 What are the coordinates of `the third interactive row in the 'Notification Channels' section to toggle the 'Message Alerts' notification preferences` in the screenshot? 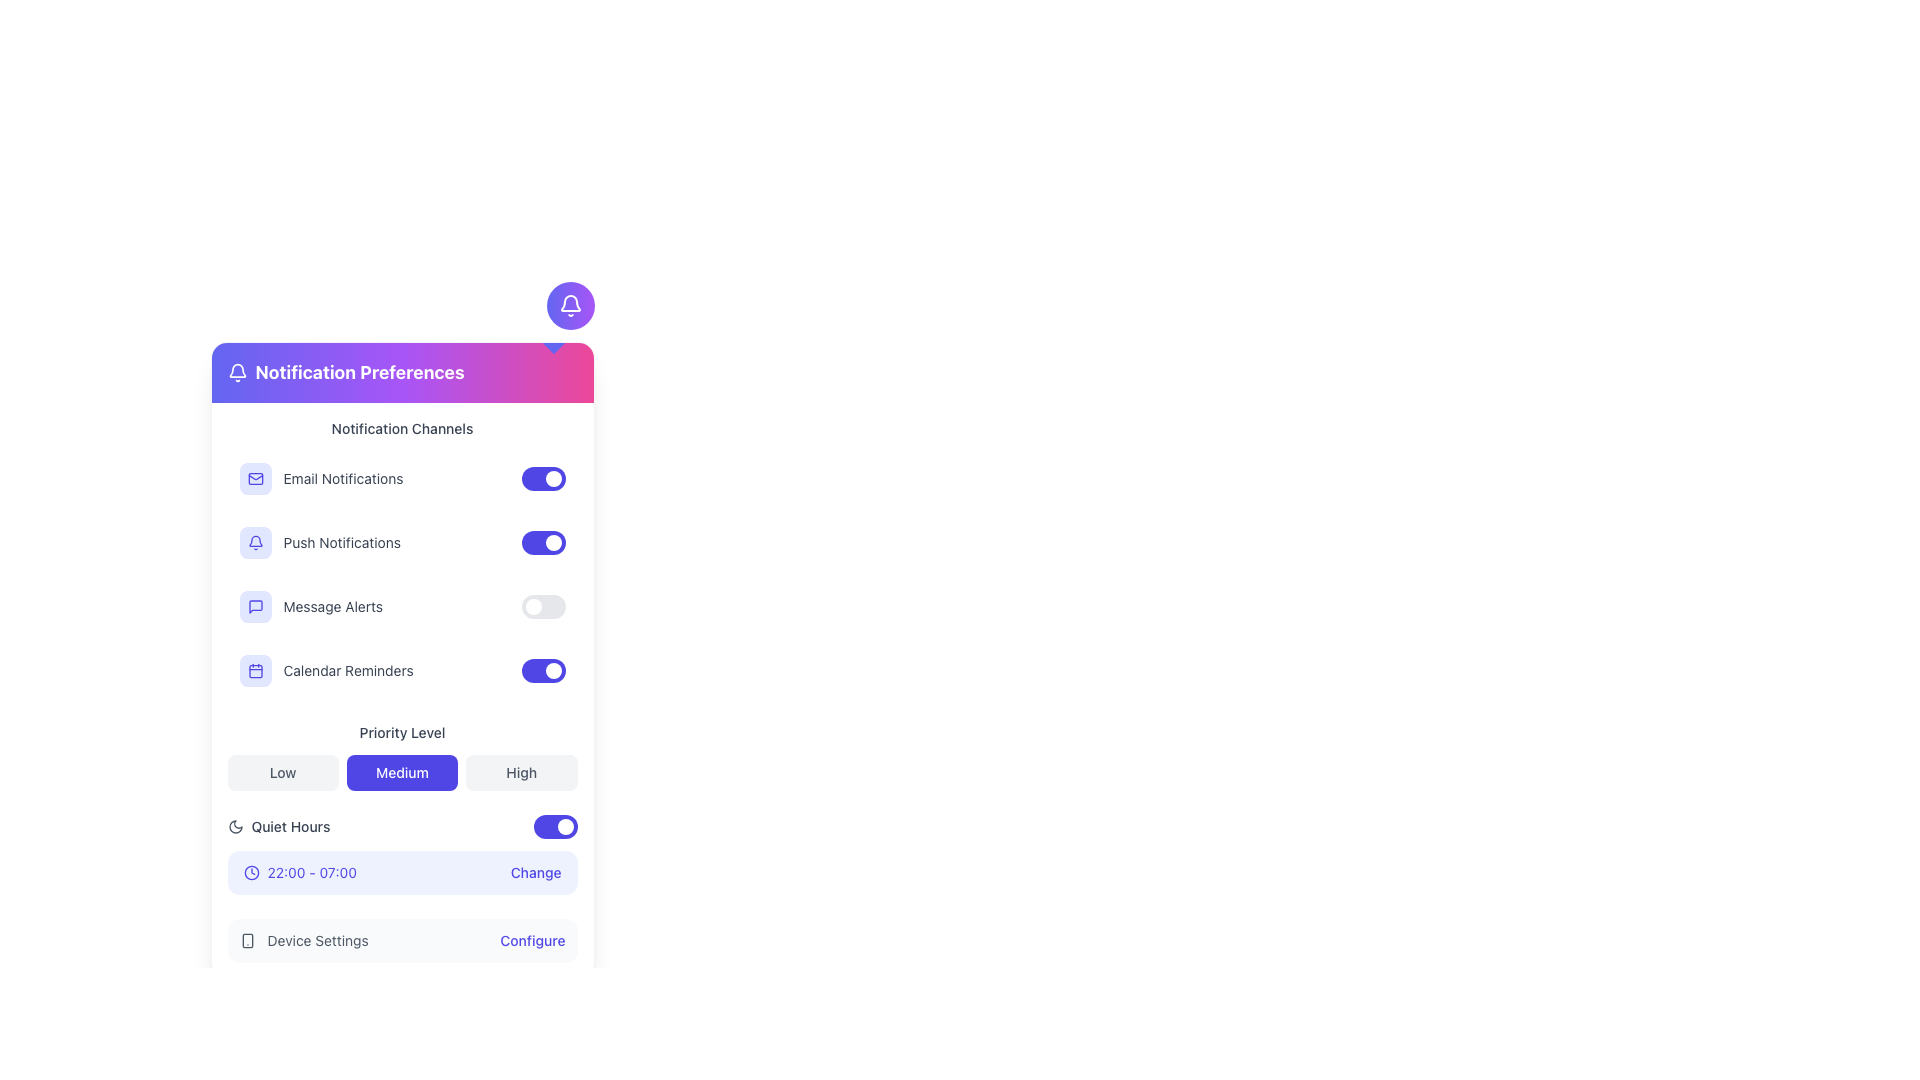 It's located at (401, 605).